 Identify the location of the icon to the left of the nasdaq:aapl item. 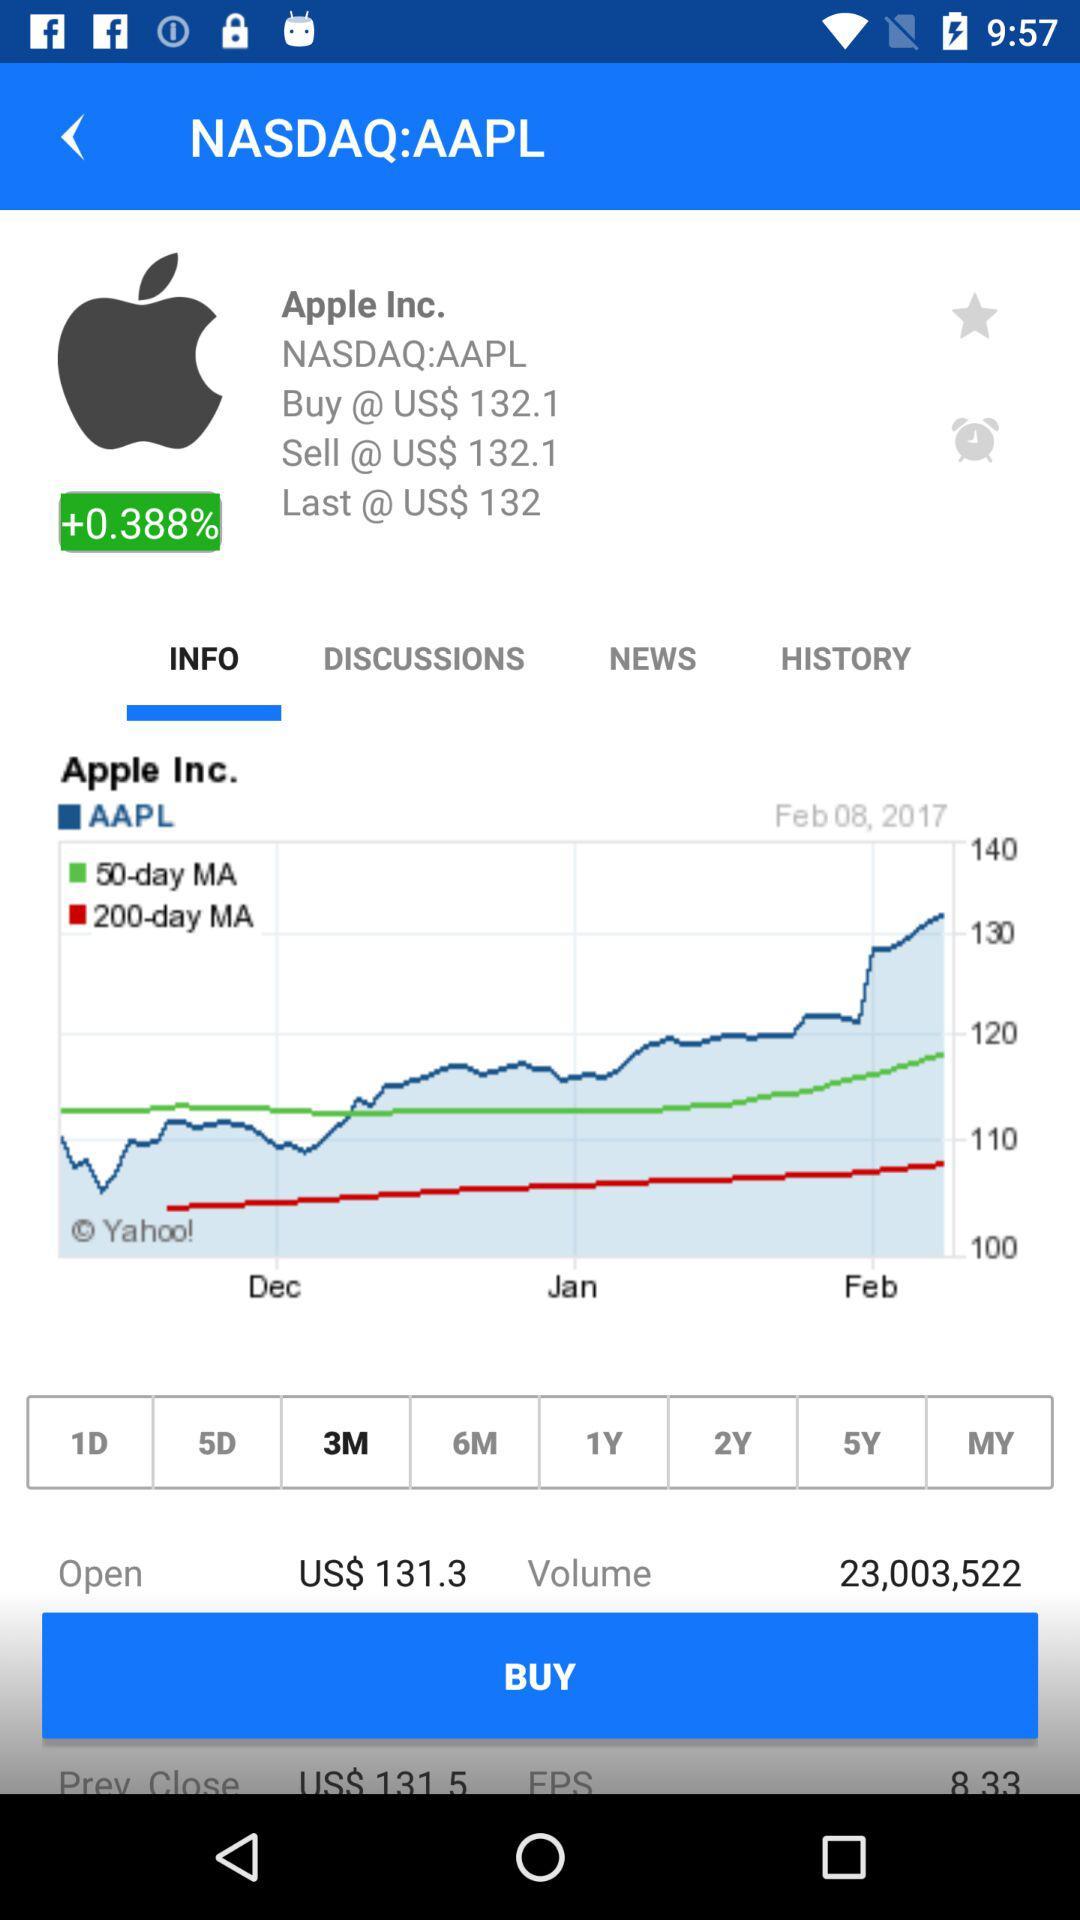
(72, 135).